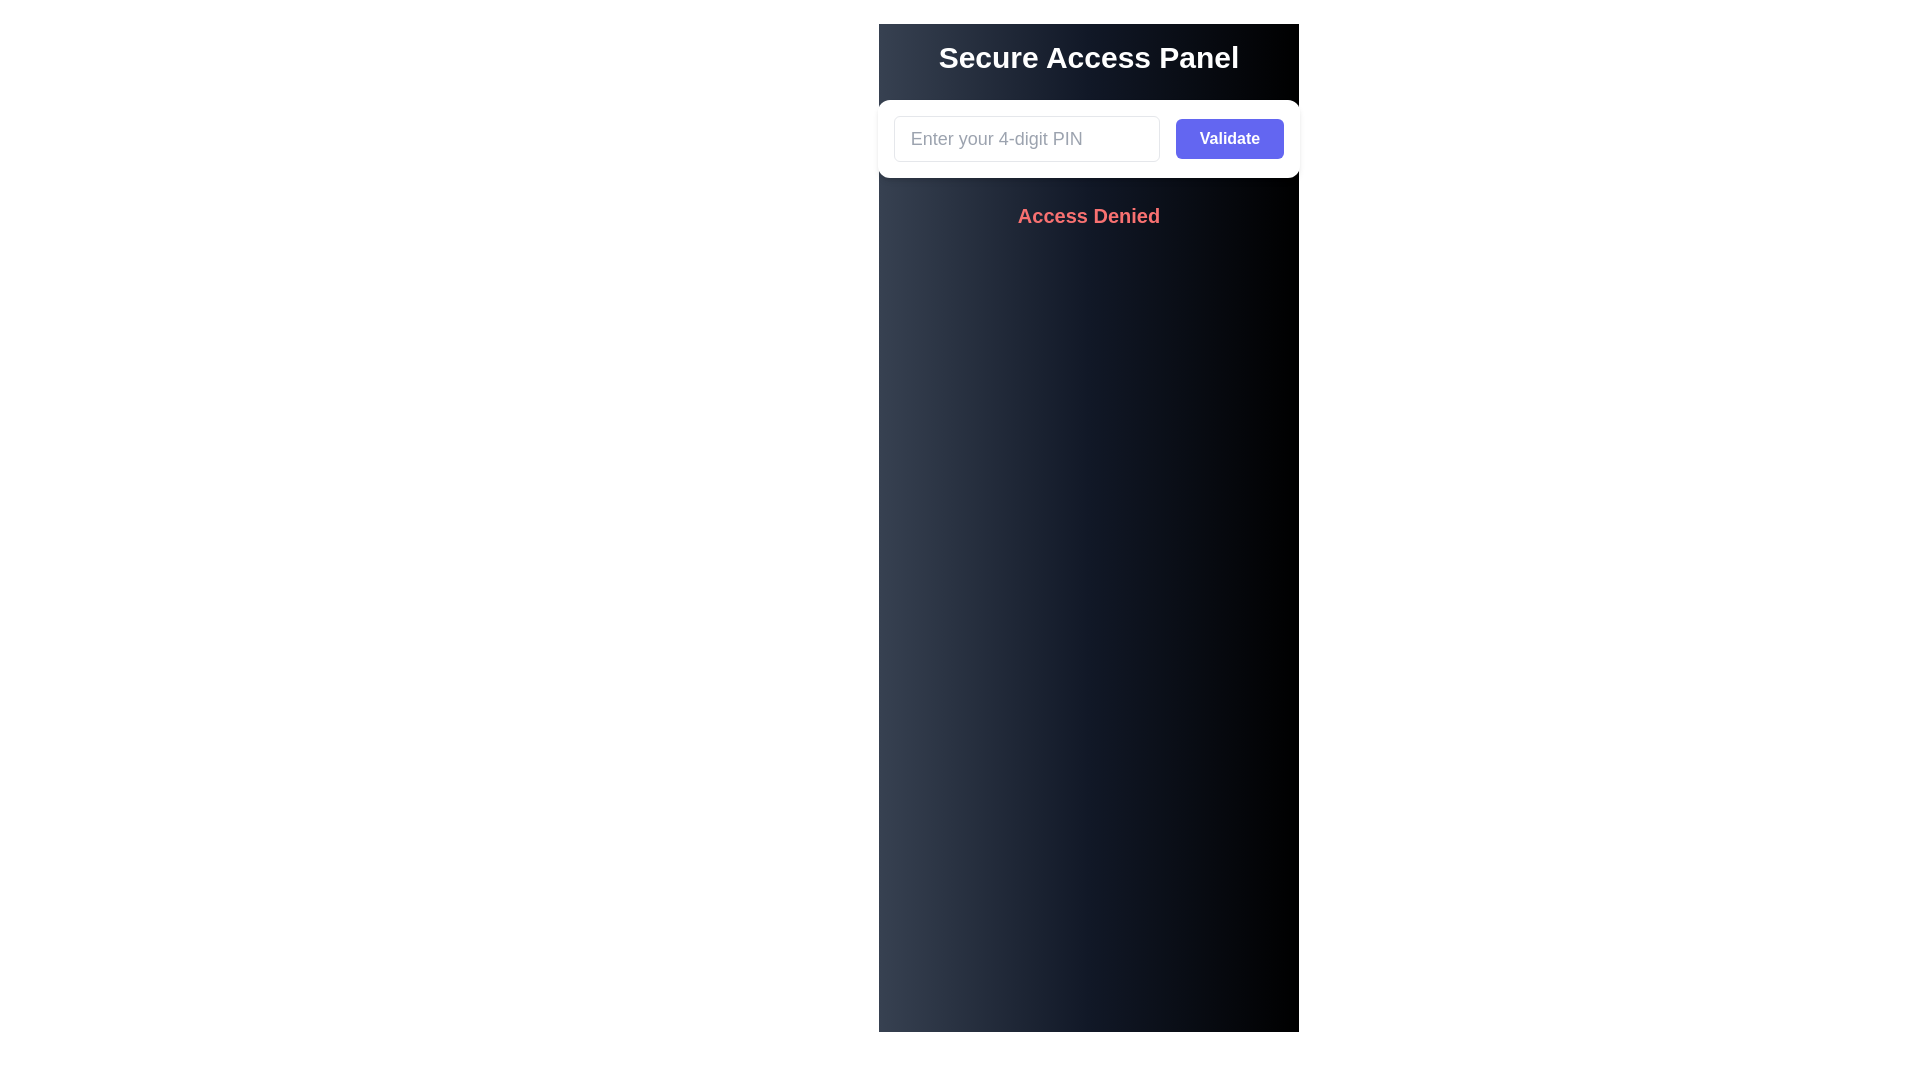 The image size is (1920, 1080). I want to click on the text input field of the secure access form located below the 'Secure Access Panel' heading to start typing the four-digit PIN, so click(1088, 137).